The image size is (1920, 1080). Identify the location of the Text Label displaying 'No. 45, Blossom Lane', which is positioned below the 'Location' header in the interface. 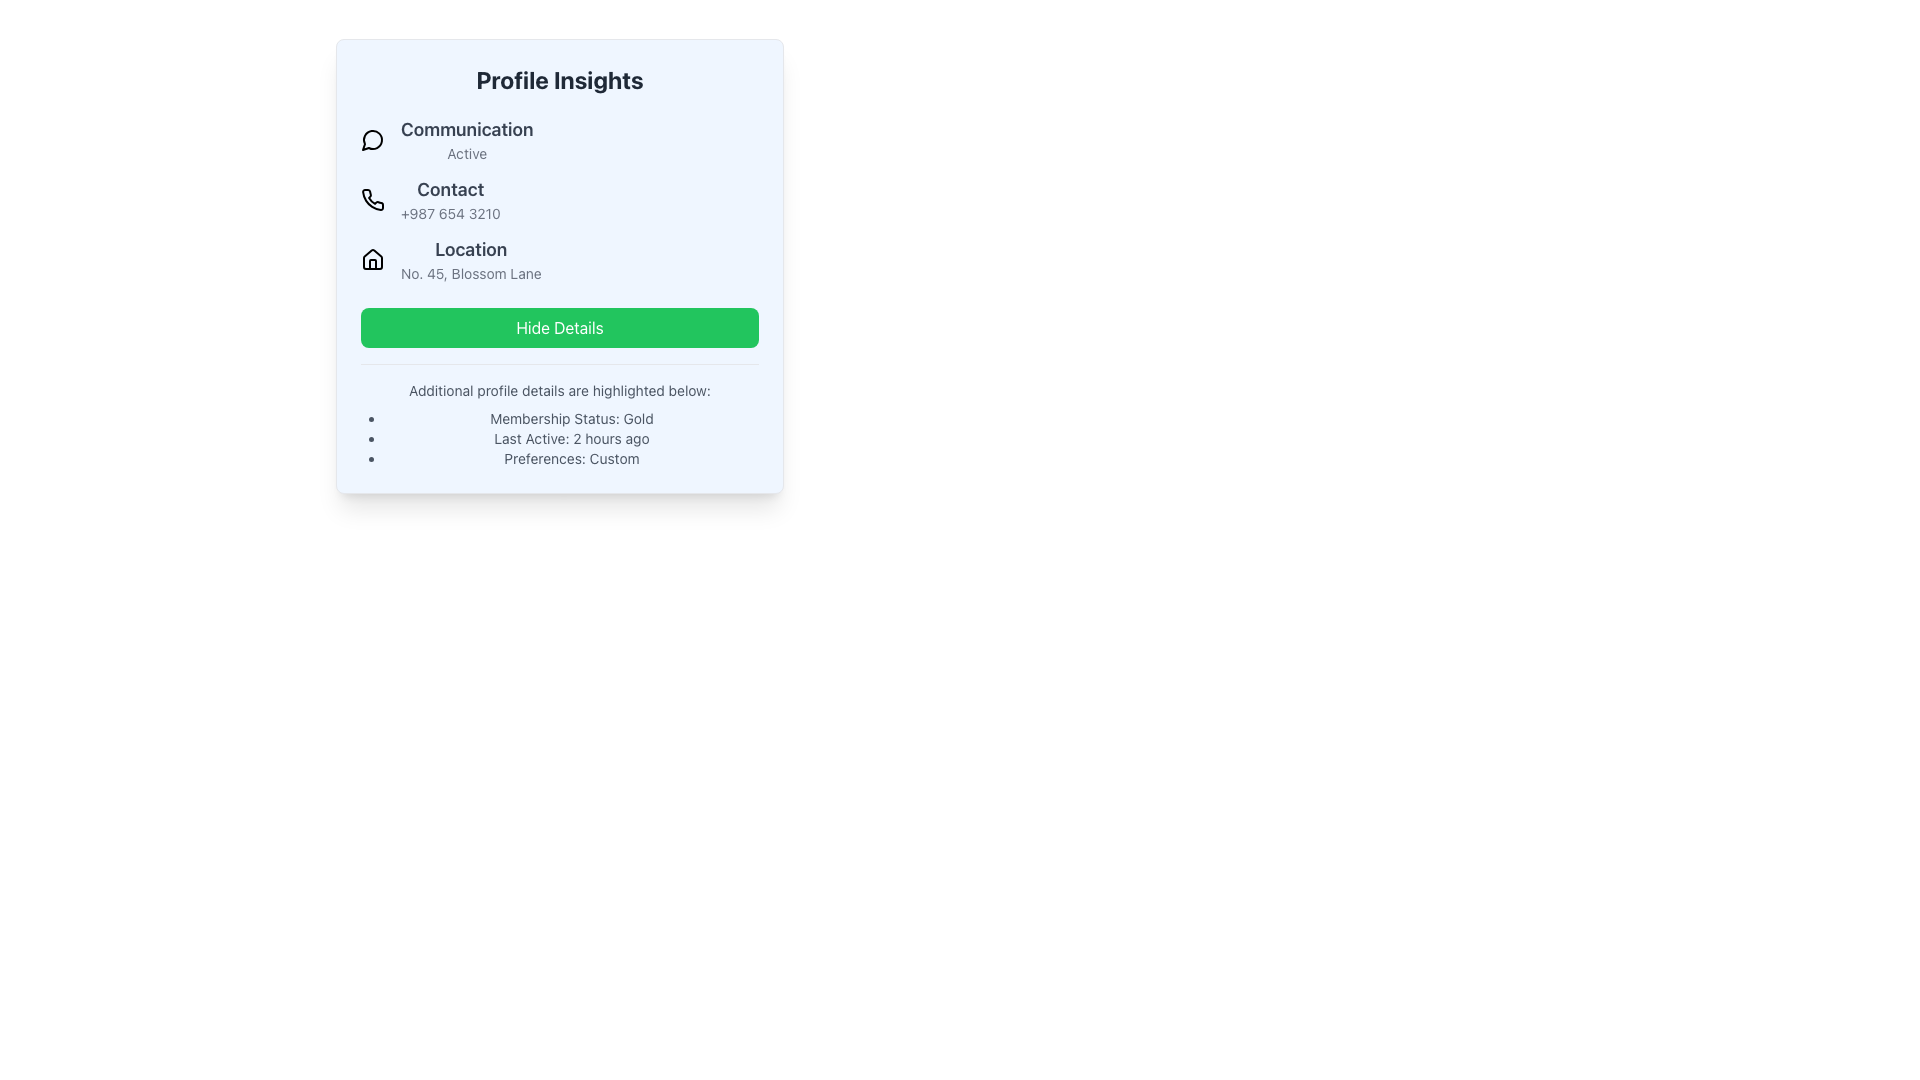
(470, 273).